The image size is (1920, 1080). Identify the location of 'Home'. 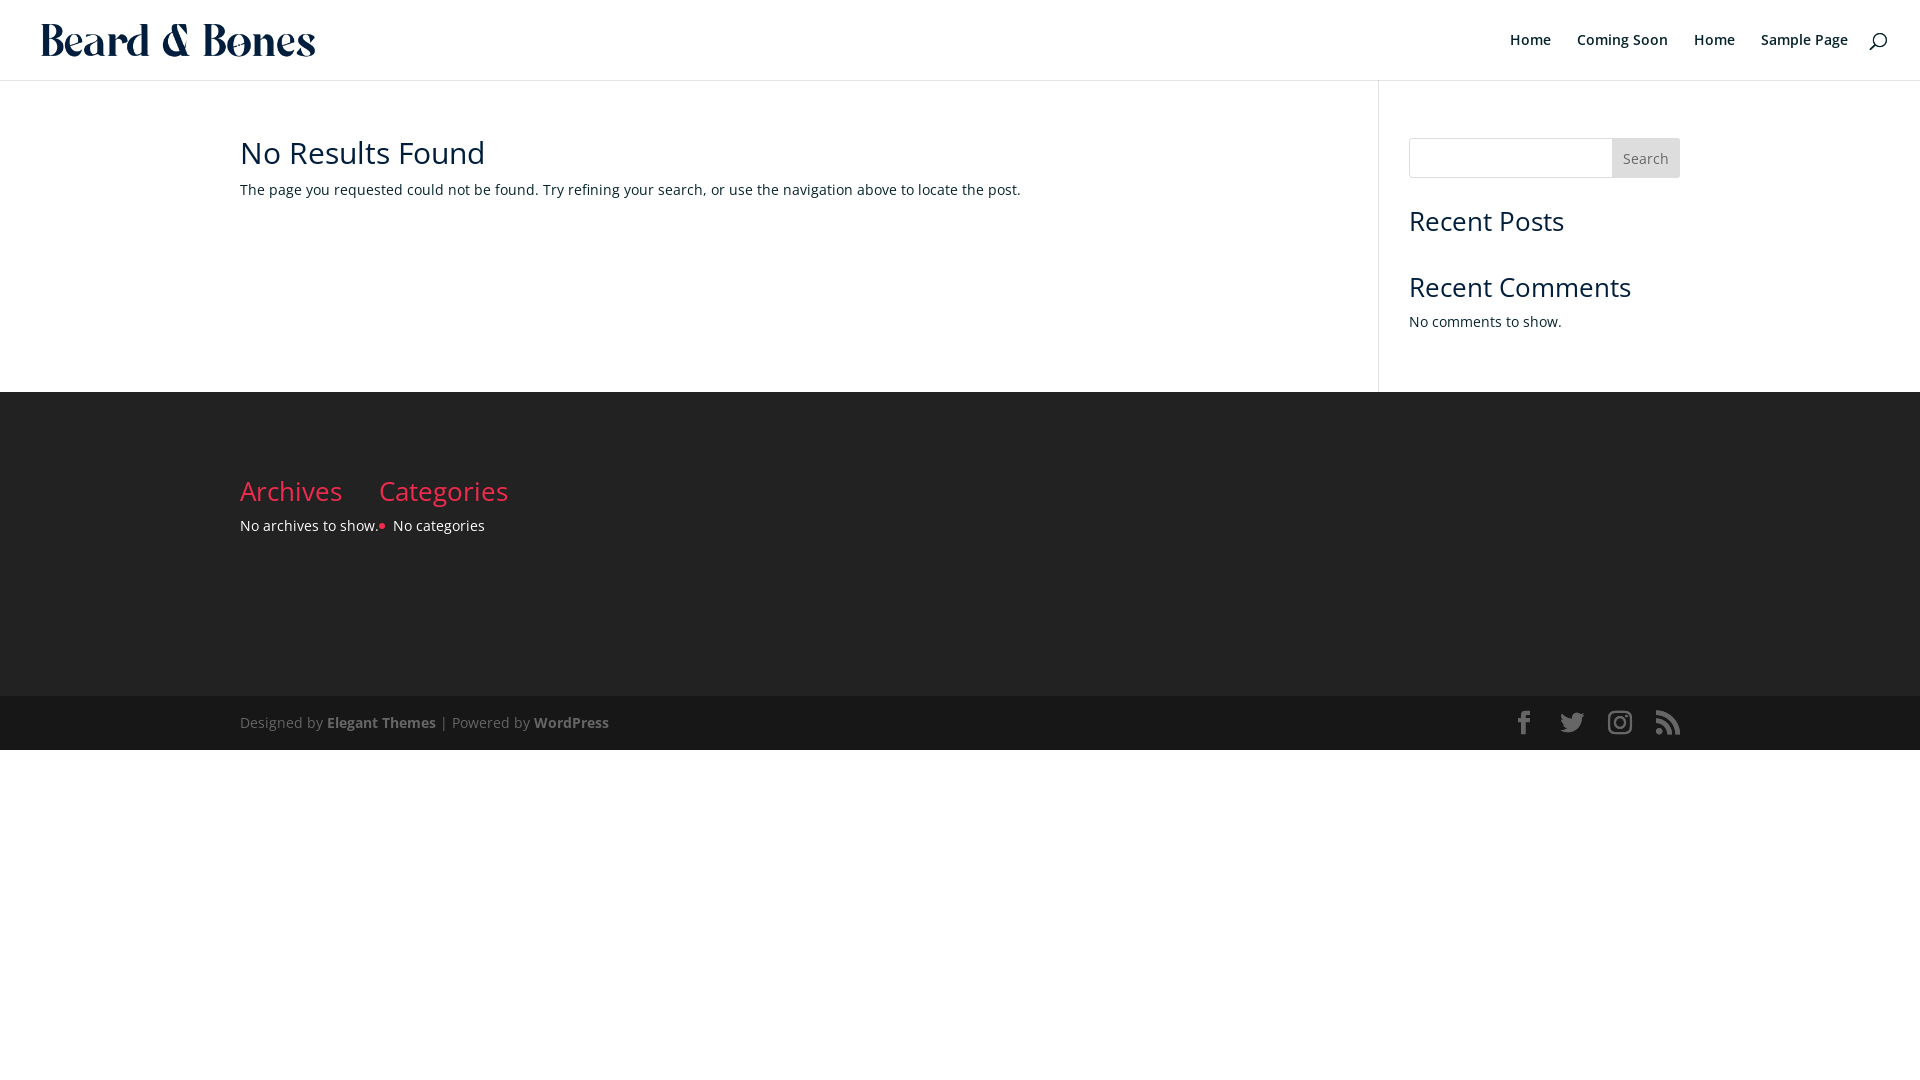
(1713, 55).